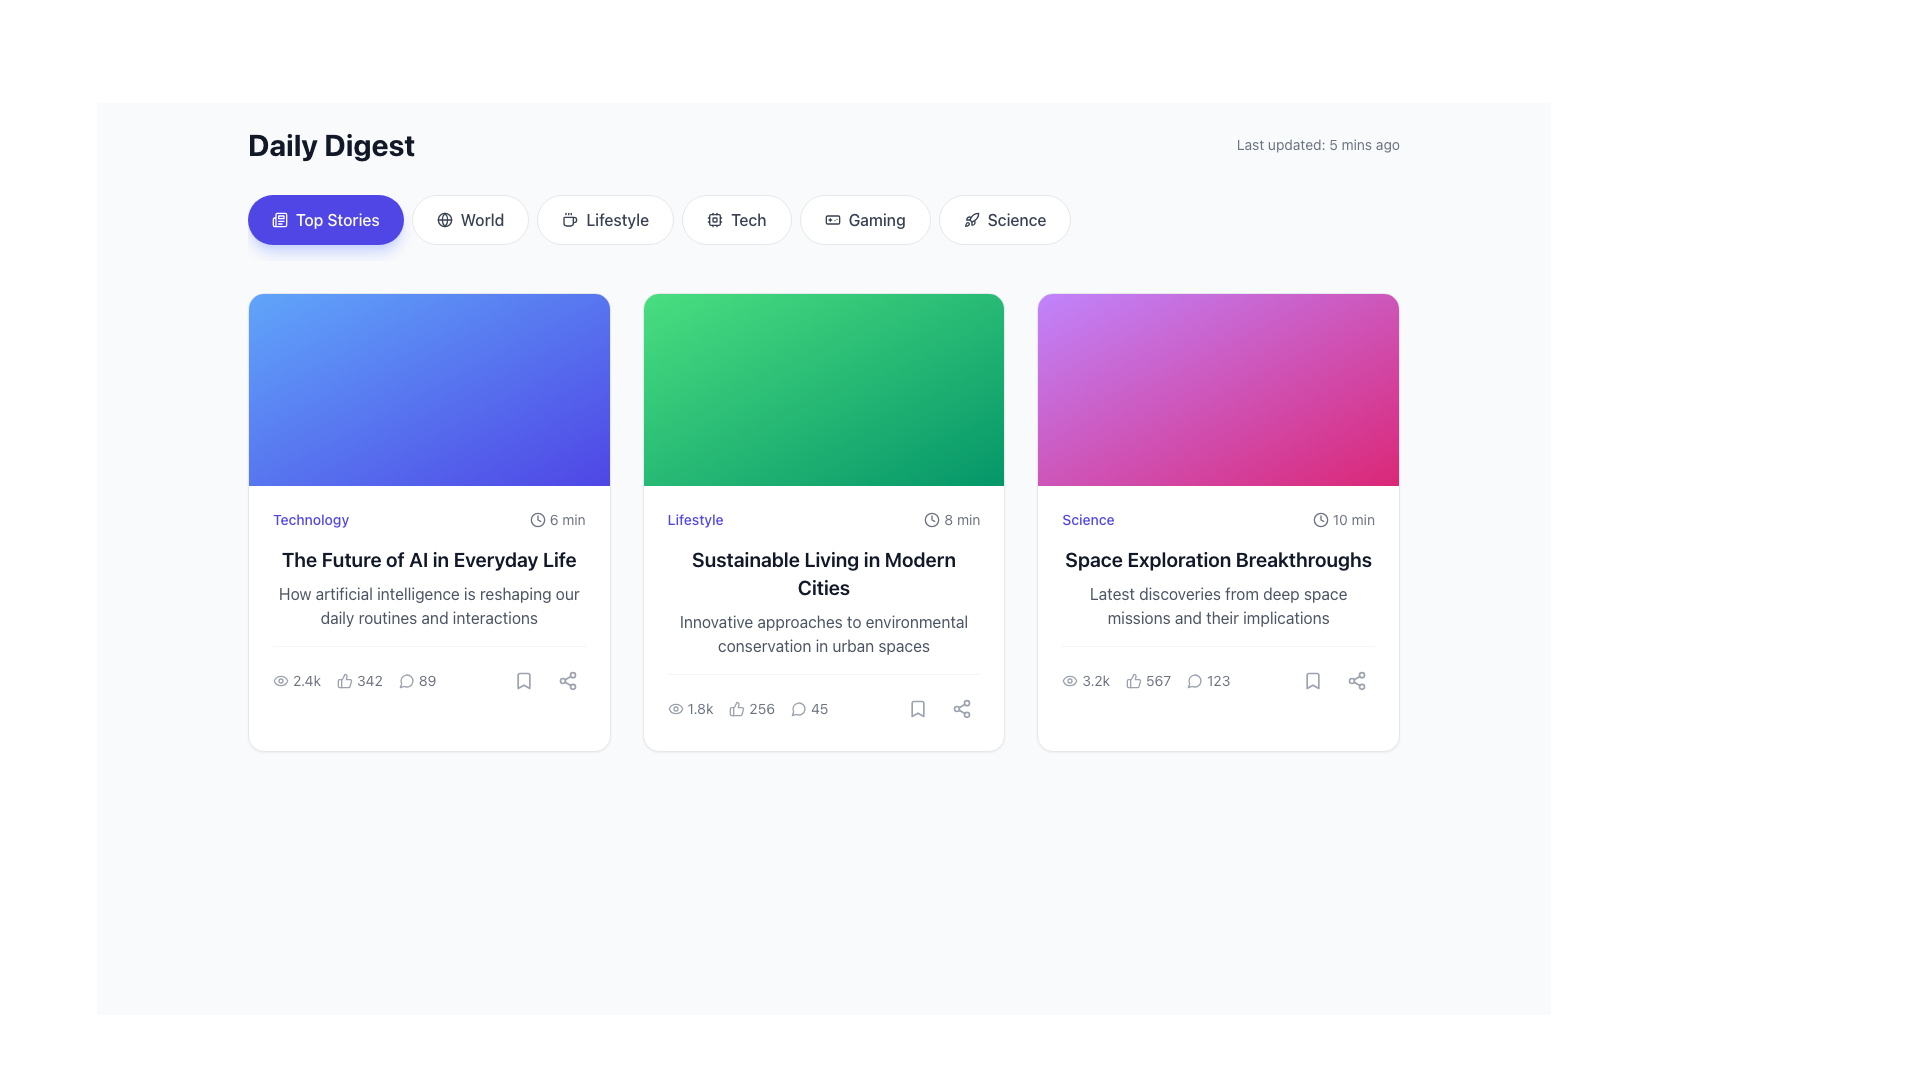  Describe the element at coordinates (278, 219) in the screenshot. I see `the small newspaper icon located to the left of the 'Top Stories' button within the purple button at the top-left corner of the main content area` at that location.